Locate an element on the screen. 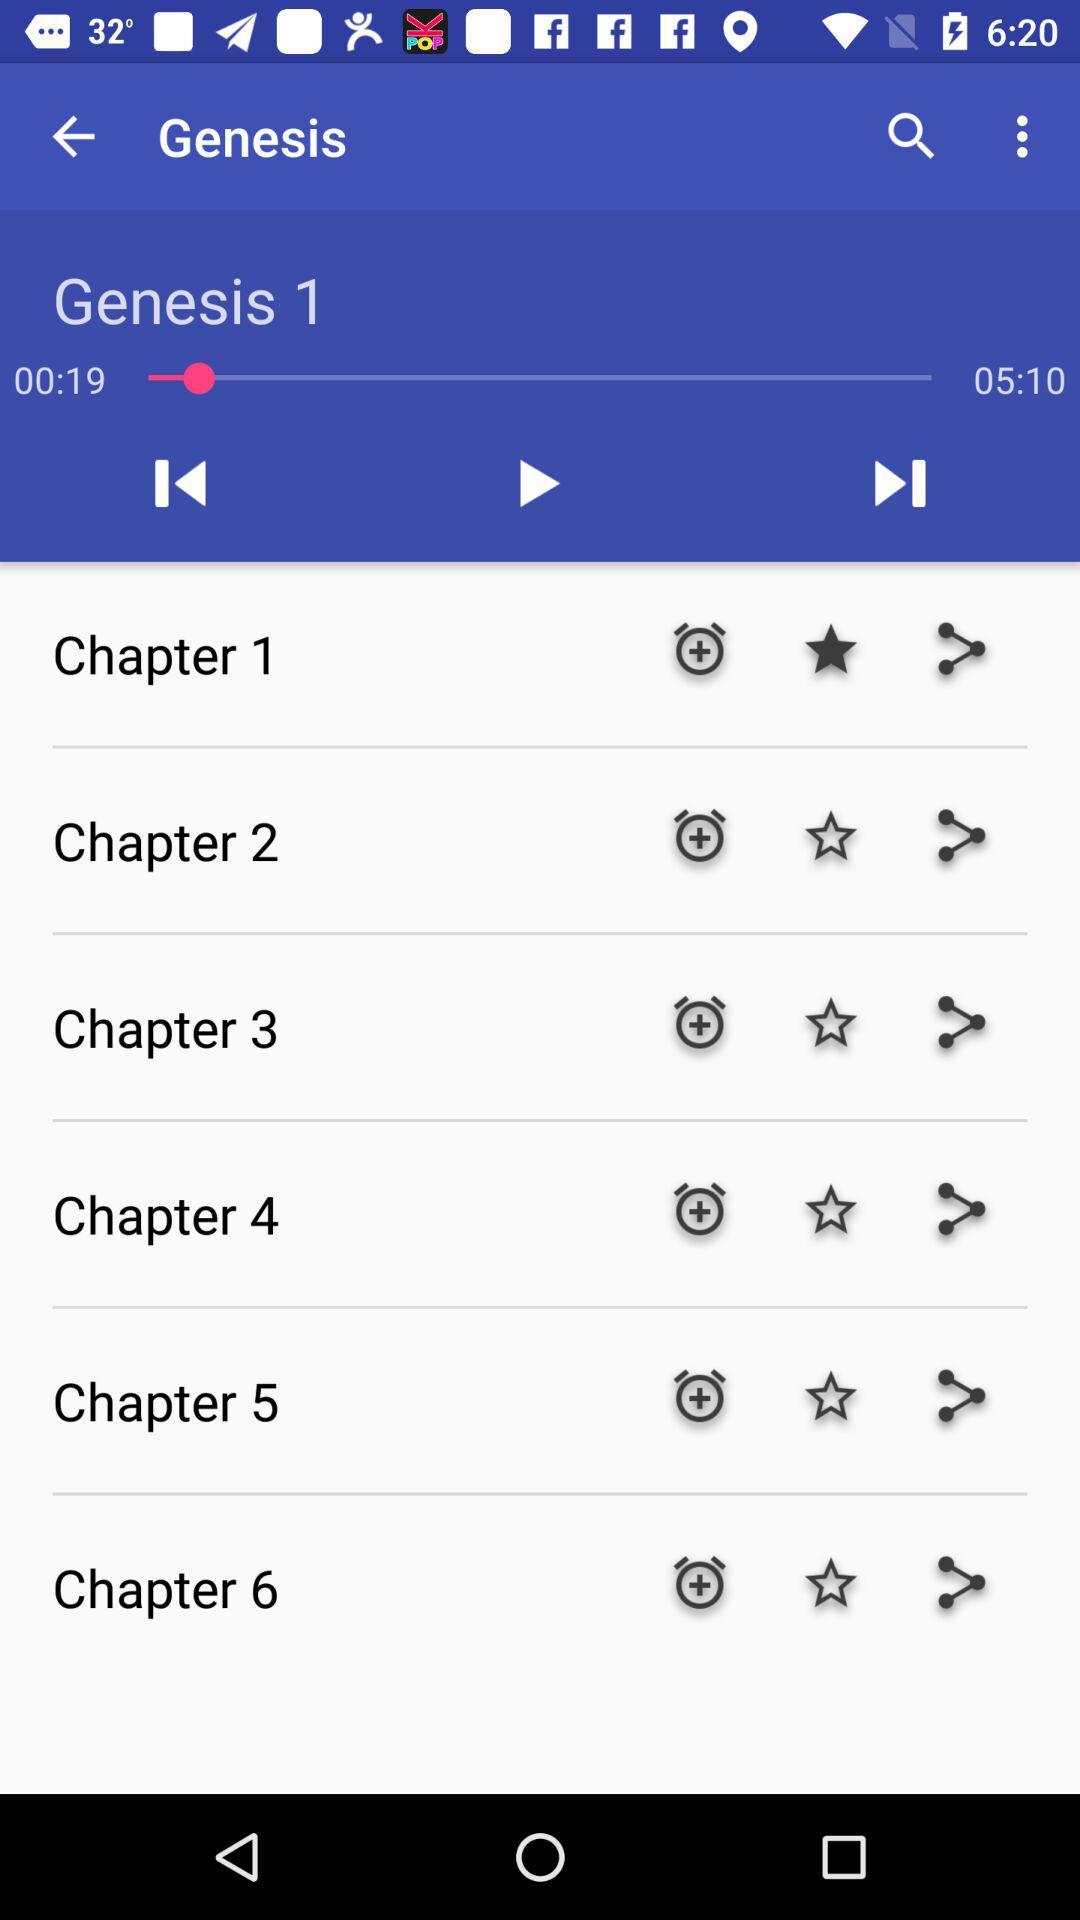  chapter 4 item is located at coordinates (342, 1212).